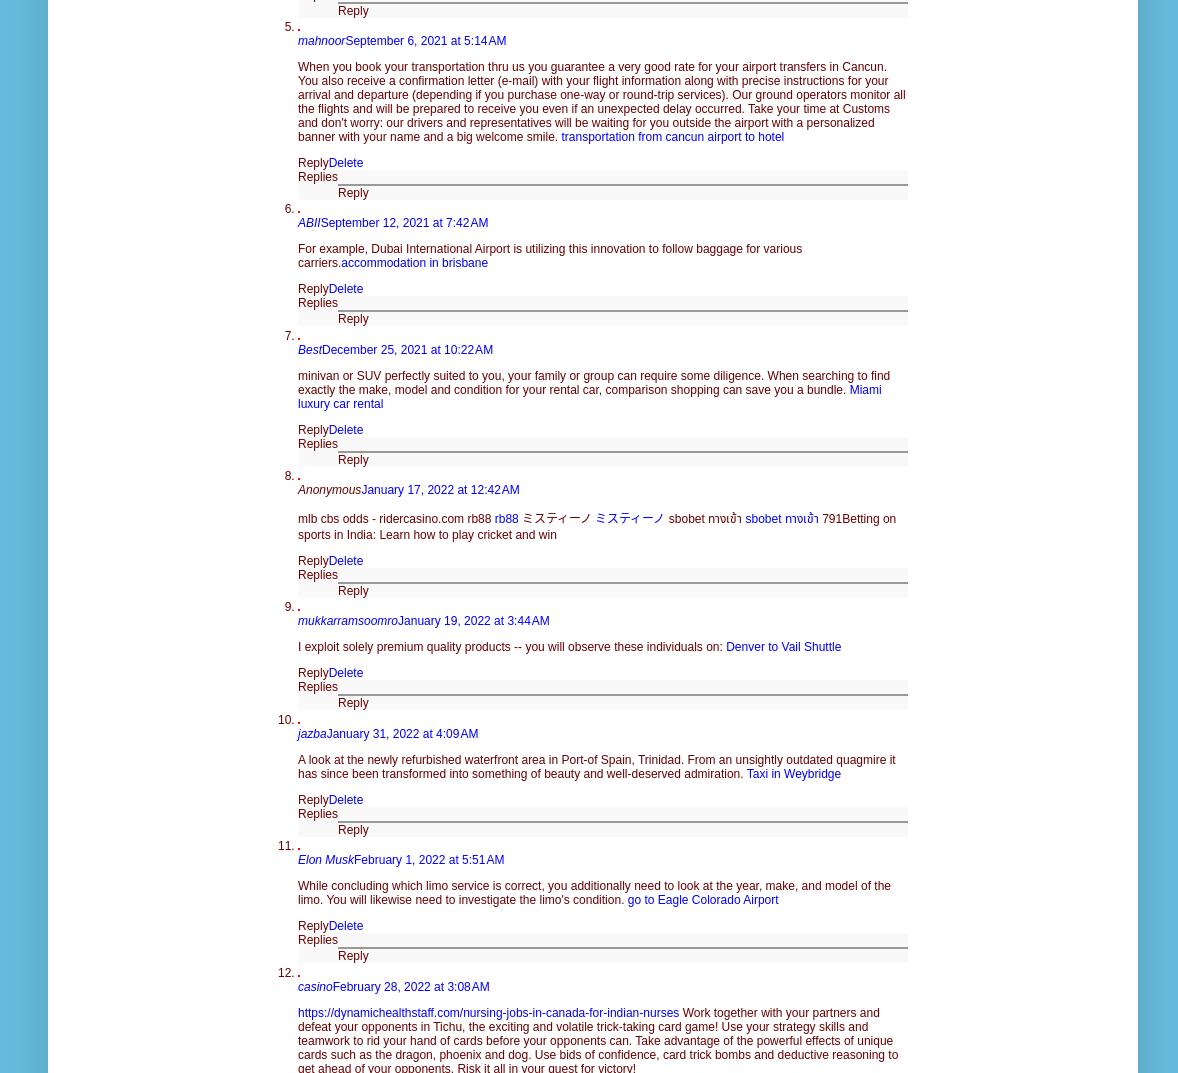 The height and width of the screenshot is (1073, 1178). What do you see at coordinates (325, 731) in the screenshot?
I see `'January 31, 2022 at 4:09 AM'` at bounding box center [325, 731].